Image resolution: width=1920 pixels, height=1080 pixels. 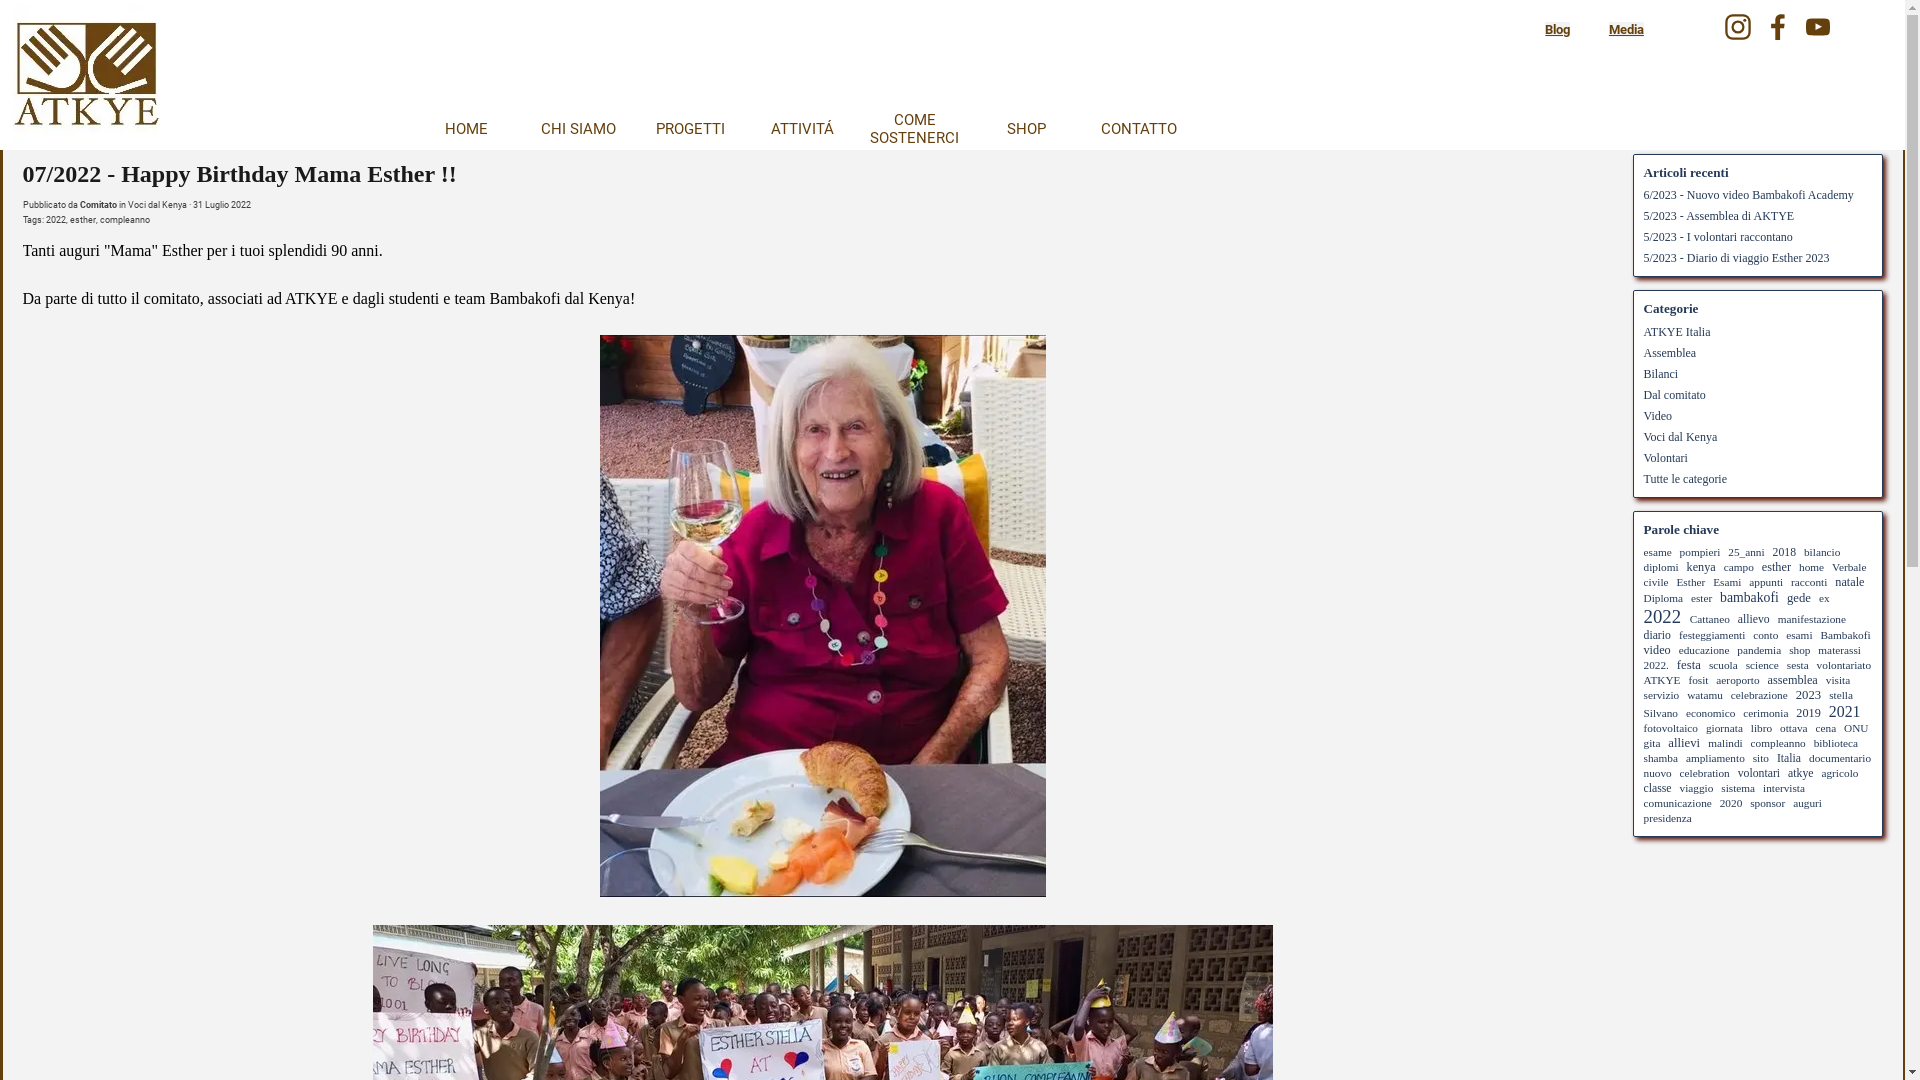 I want to click on '2021', so click(x=1843, y=710).